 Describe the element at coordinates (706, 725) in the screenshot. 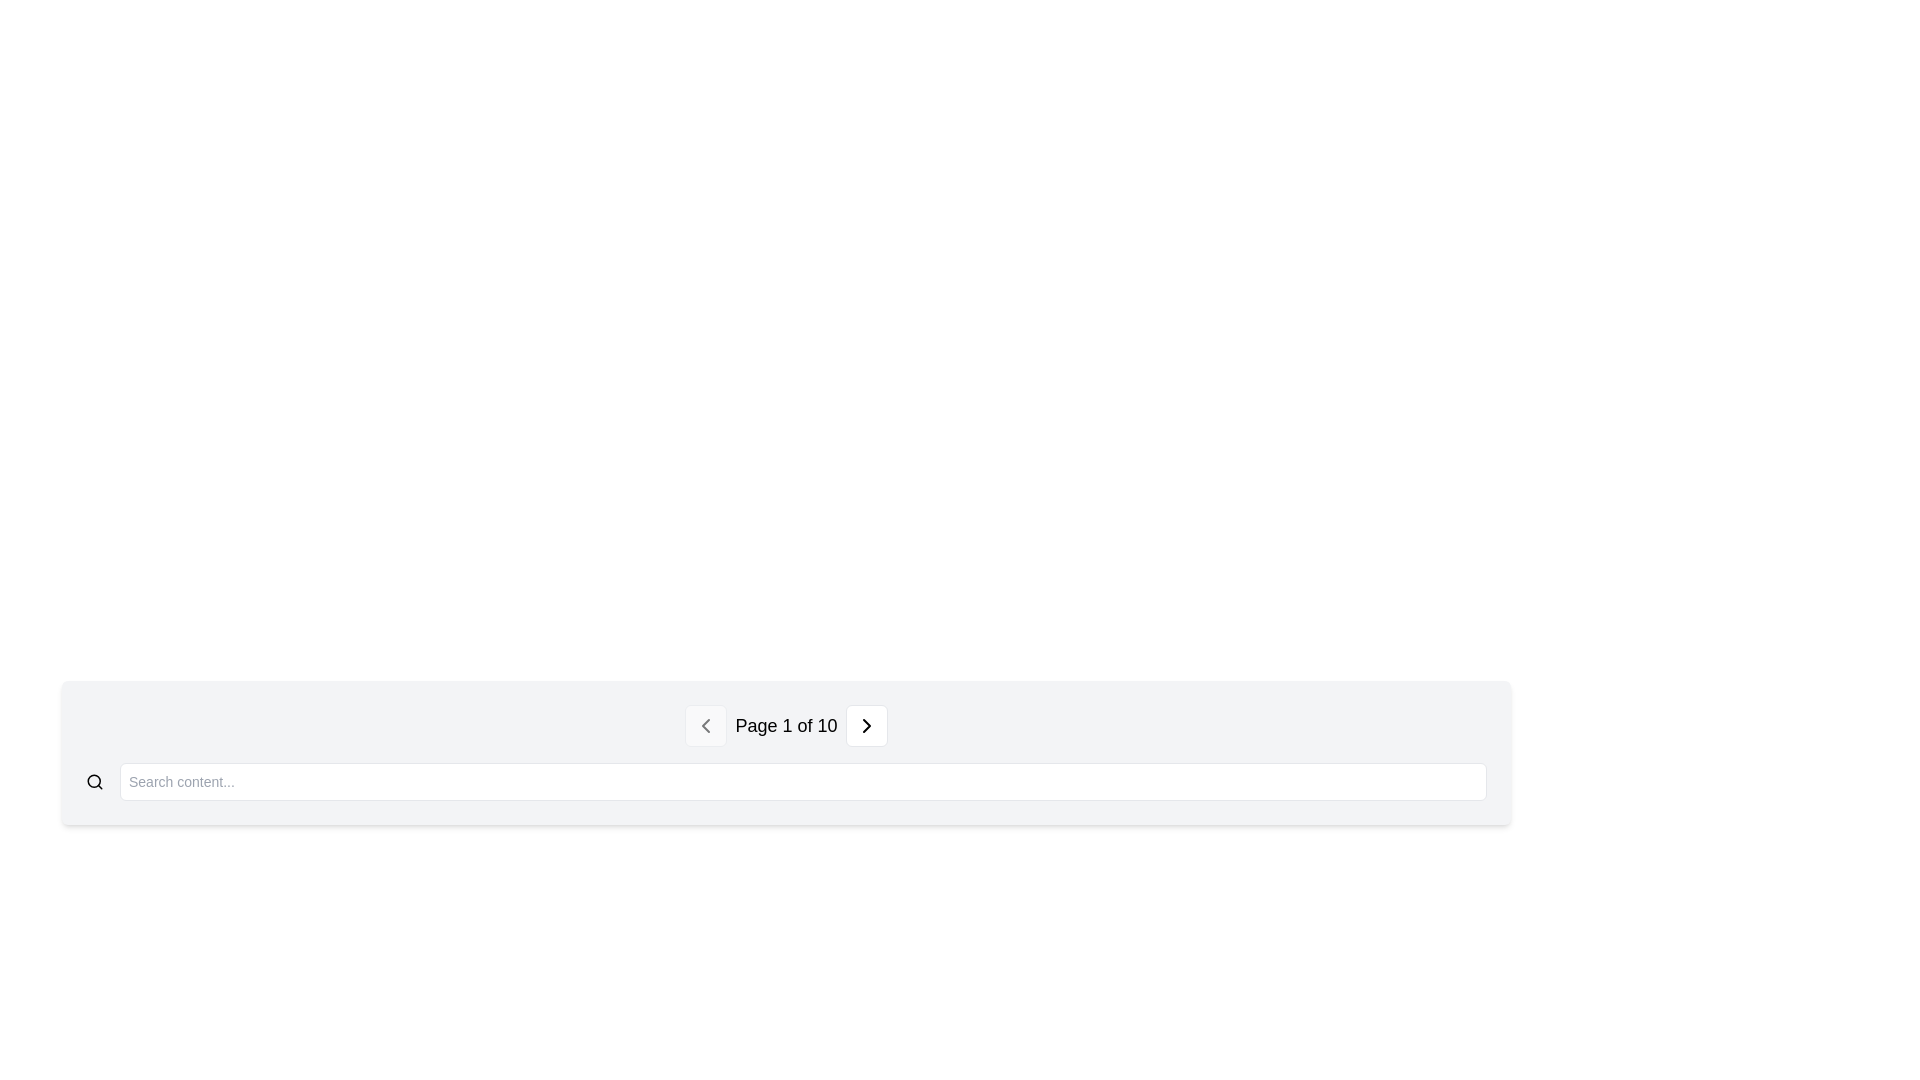

I see `the previous page button in the pagination control` at that location.